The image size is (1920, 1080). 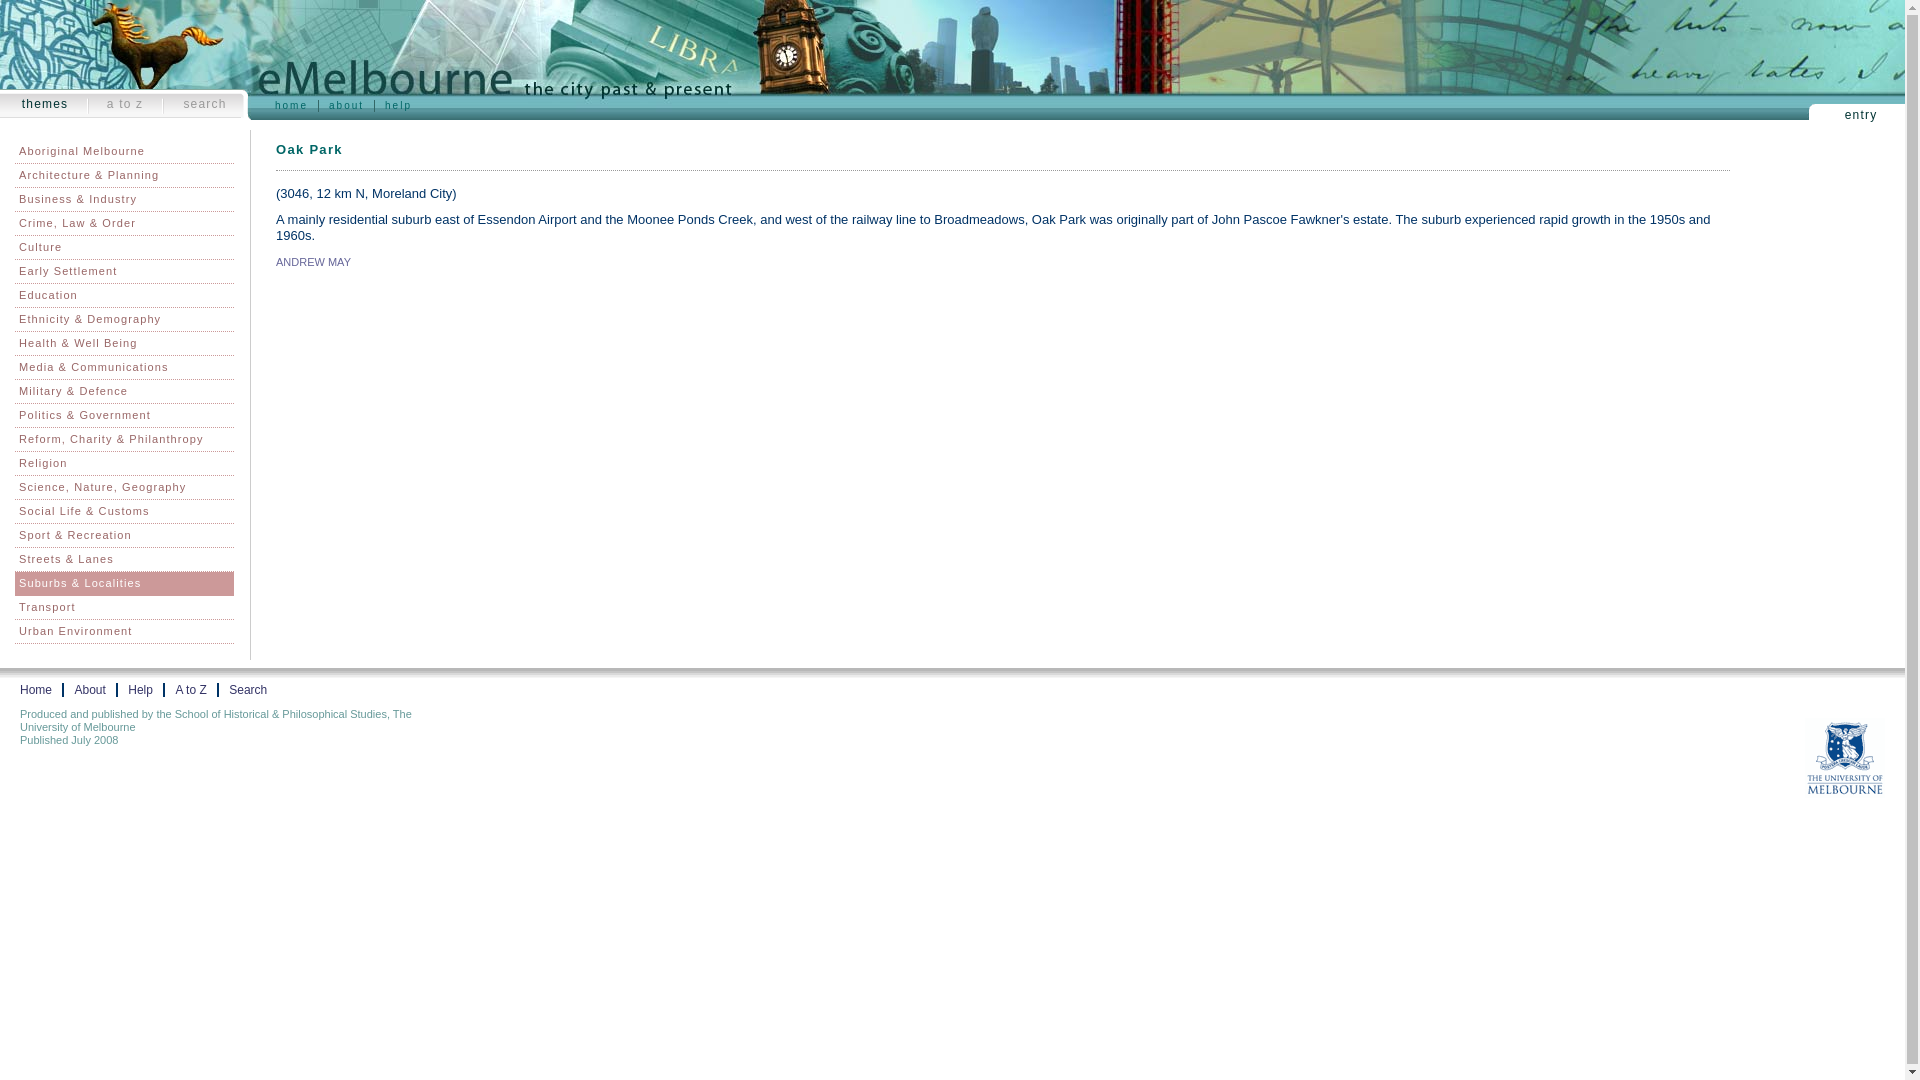 What do you see at coordinates (123, 632) in the screenshot?
I see `'Urban Environment'` at bounding box center [123, 632].